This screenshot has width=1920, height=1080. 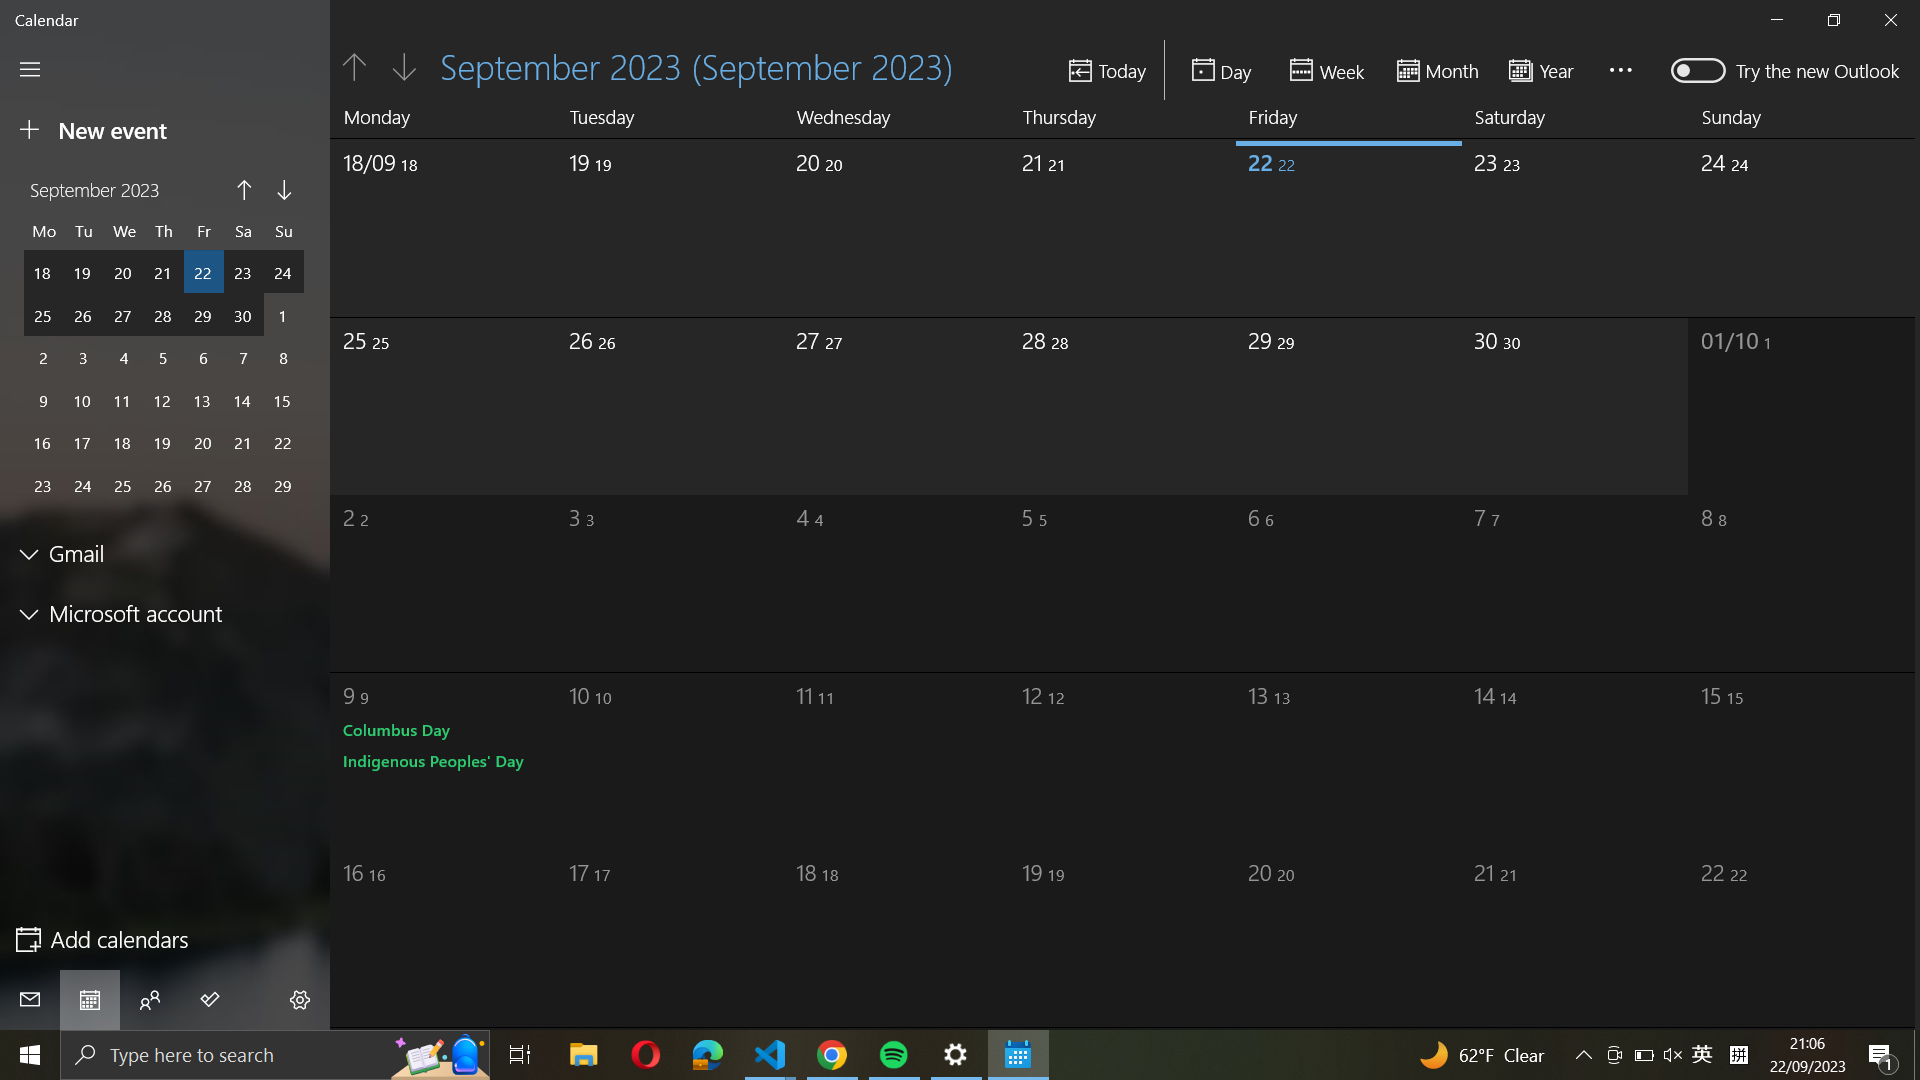 I want to click on Input new functions on Columbus Day program, so click(x=397, y=730).